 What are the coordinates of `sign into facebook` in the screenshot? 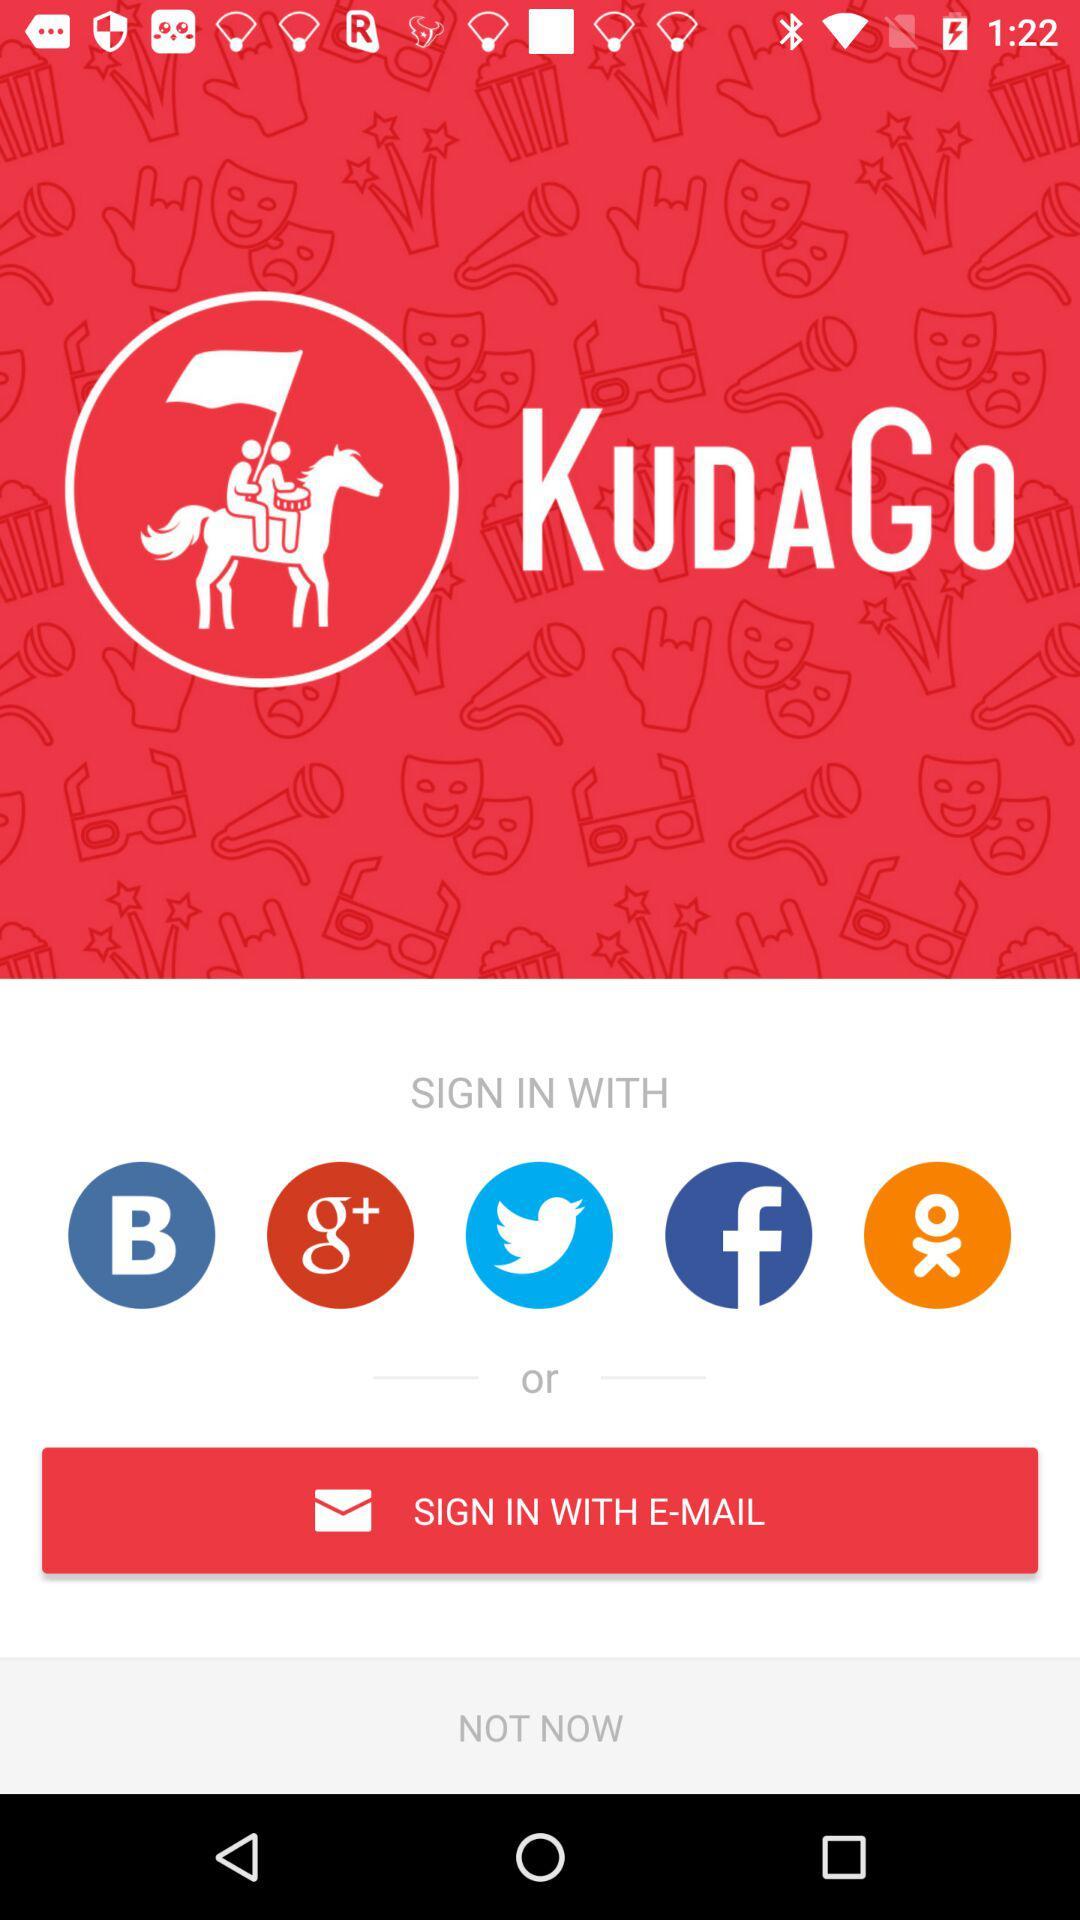 It's located at (738, 1234).